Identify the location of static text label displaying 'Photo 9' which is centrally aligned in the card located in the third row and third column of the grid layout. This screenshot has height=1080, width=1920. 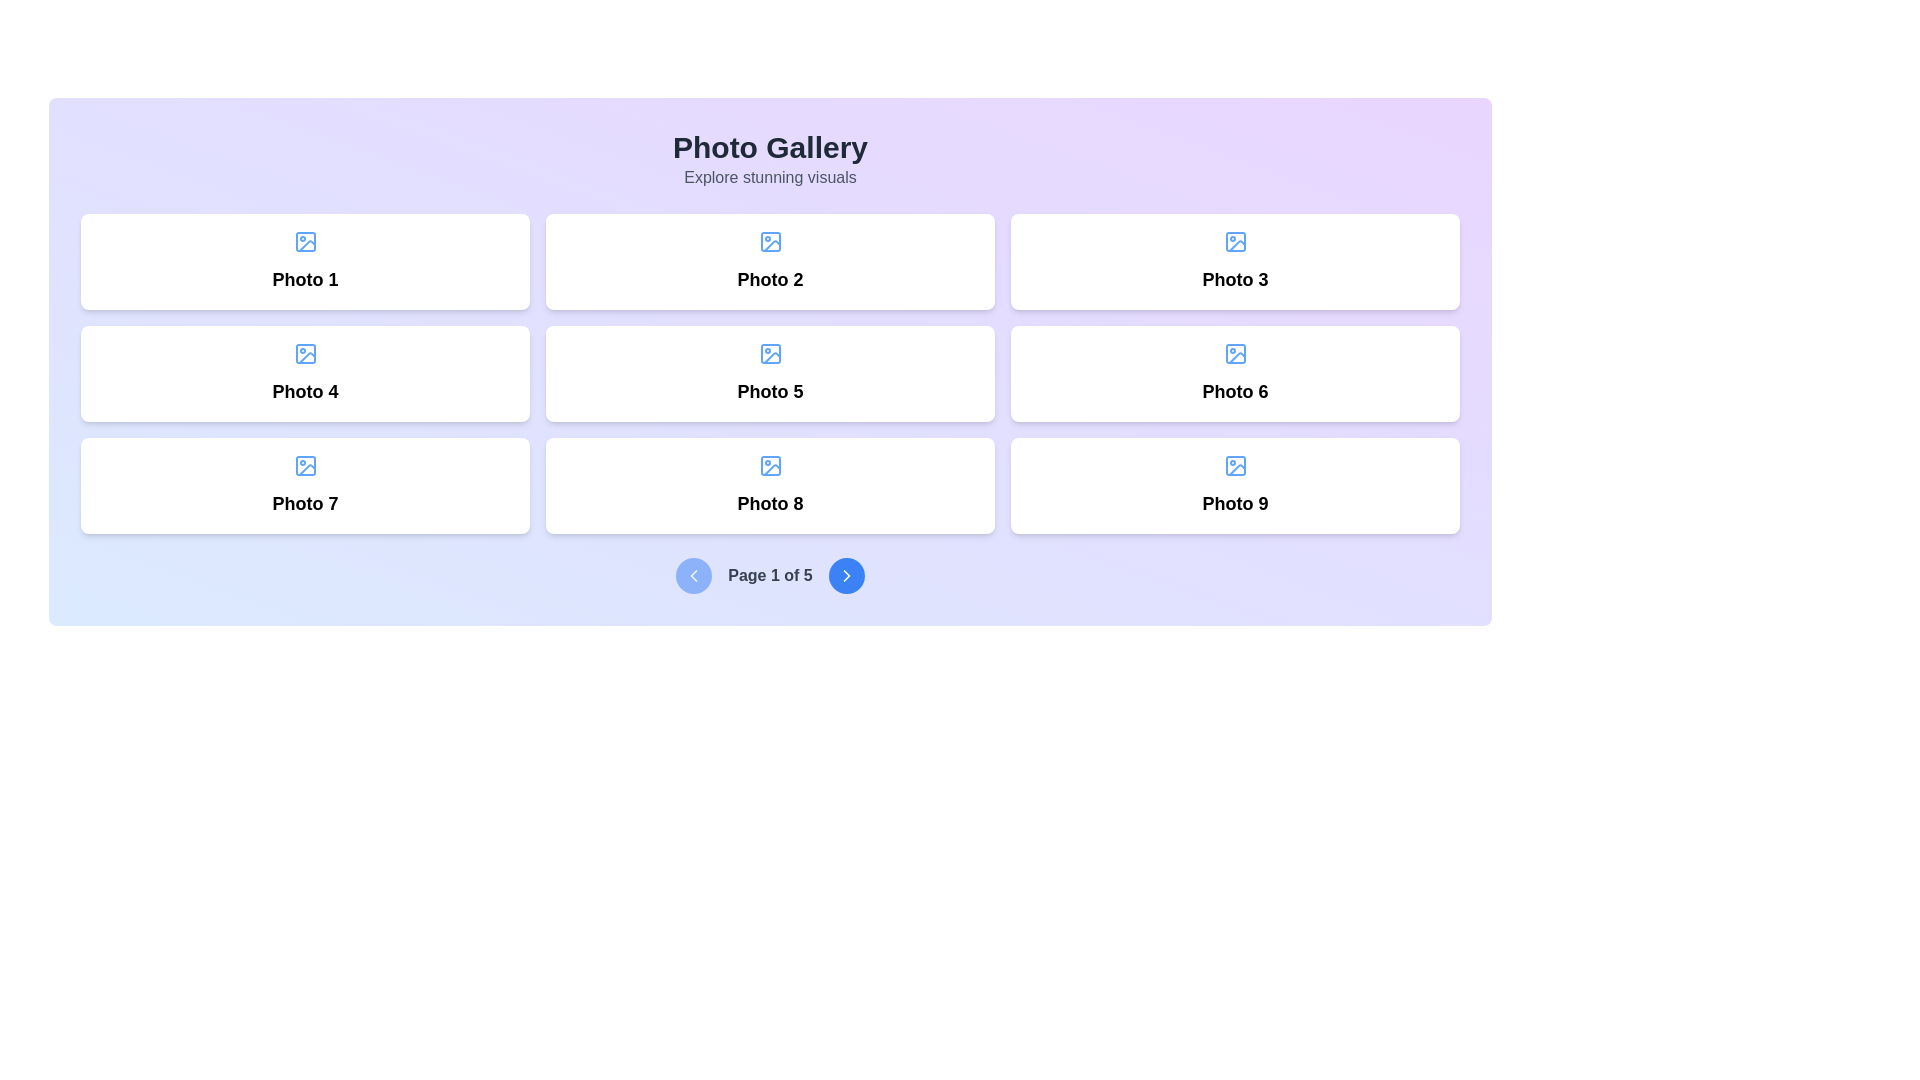
(1234, 503).